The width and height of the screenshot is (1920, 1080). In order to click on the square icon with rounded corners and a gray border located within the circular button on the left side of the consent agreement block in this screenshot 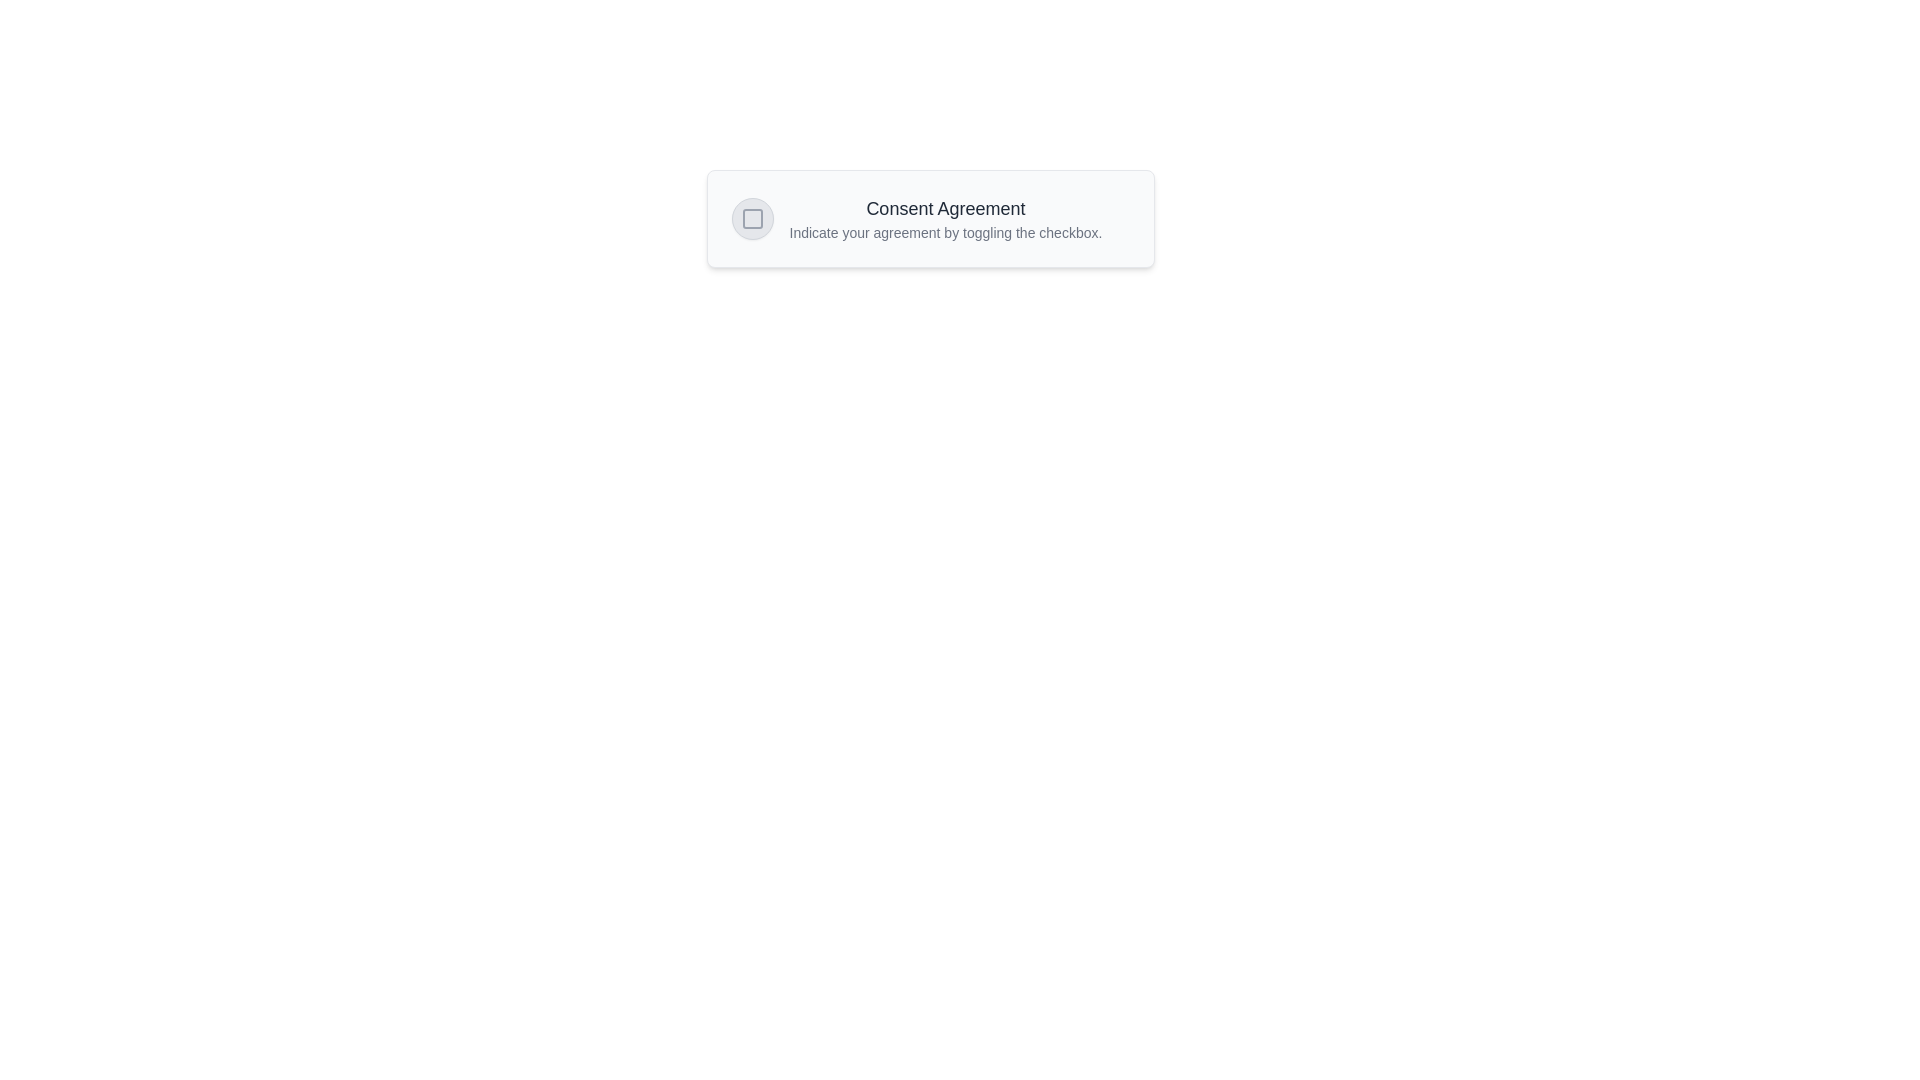, I will do `click(751, 219)`.